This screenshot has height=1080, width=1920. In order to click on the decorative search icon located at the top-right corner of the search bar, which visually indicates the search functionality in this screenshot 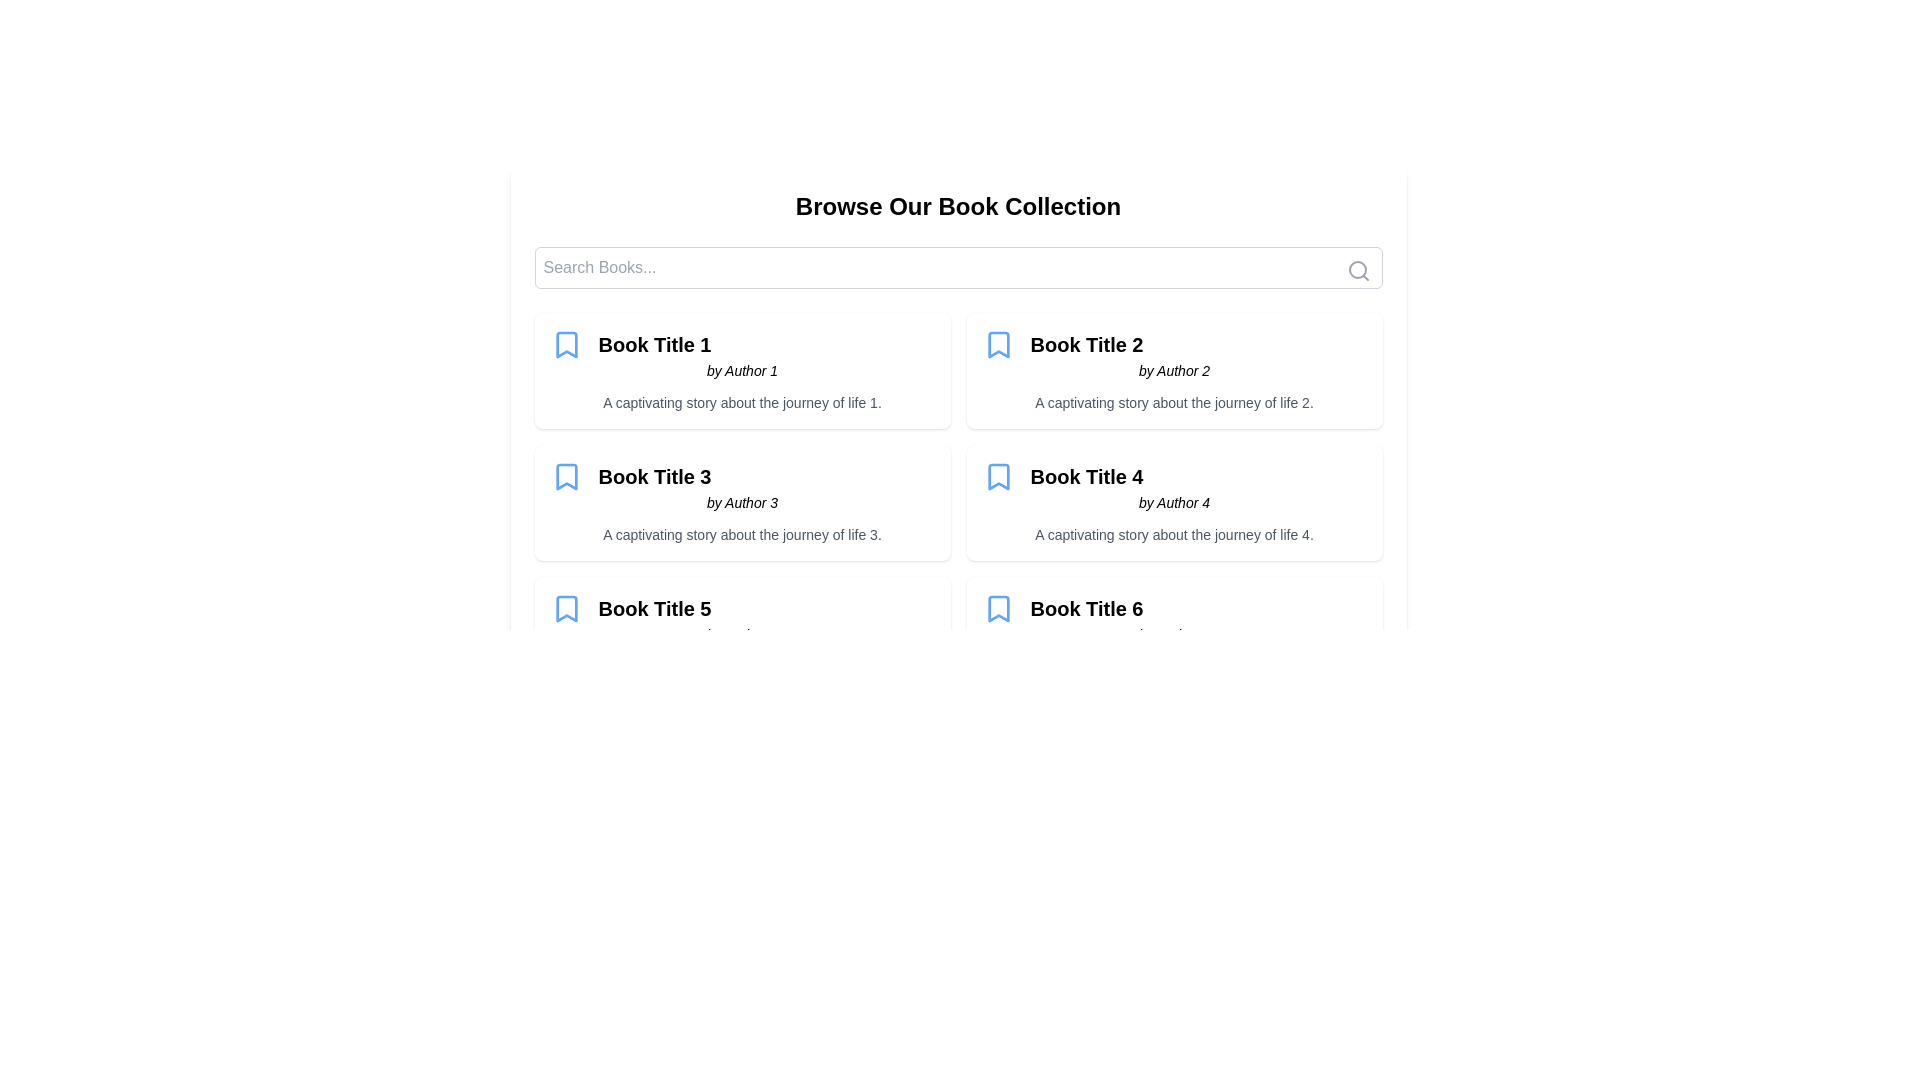, I will do `click(1358, 270)`.